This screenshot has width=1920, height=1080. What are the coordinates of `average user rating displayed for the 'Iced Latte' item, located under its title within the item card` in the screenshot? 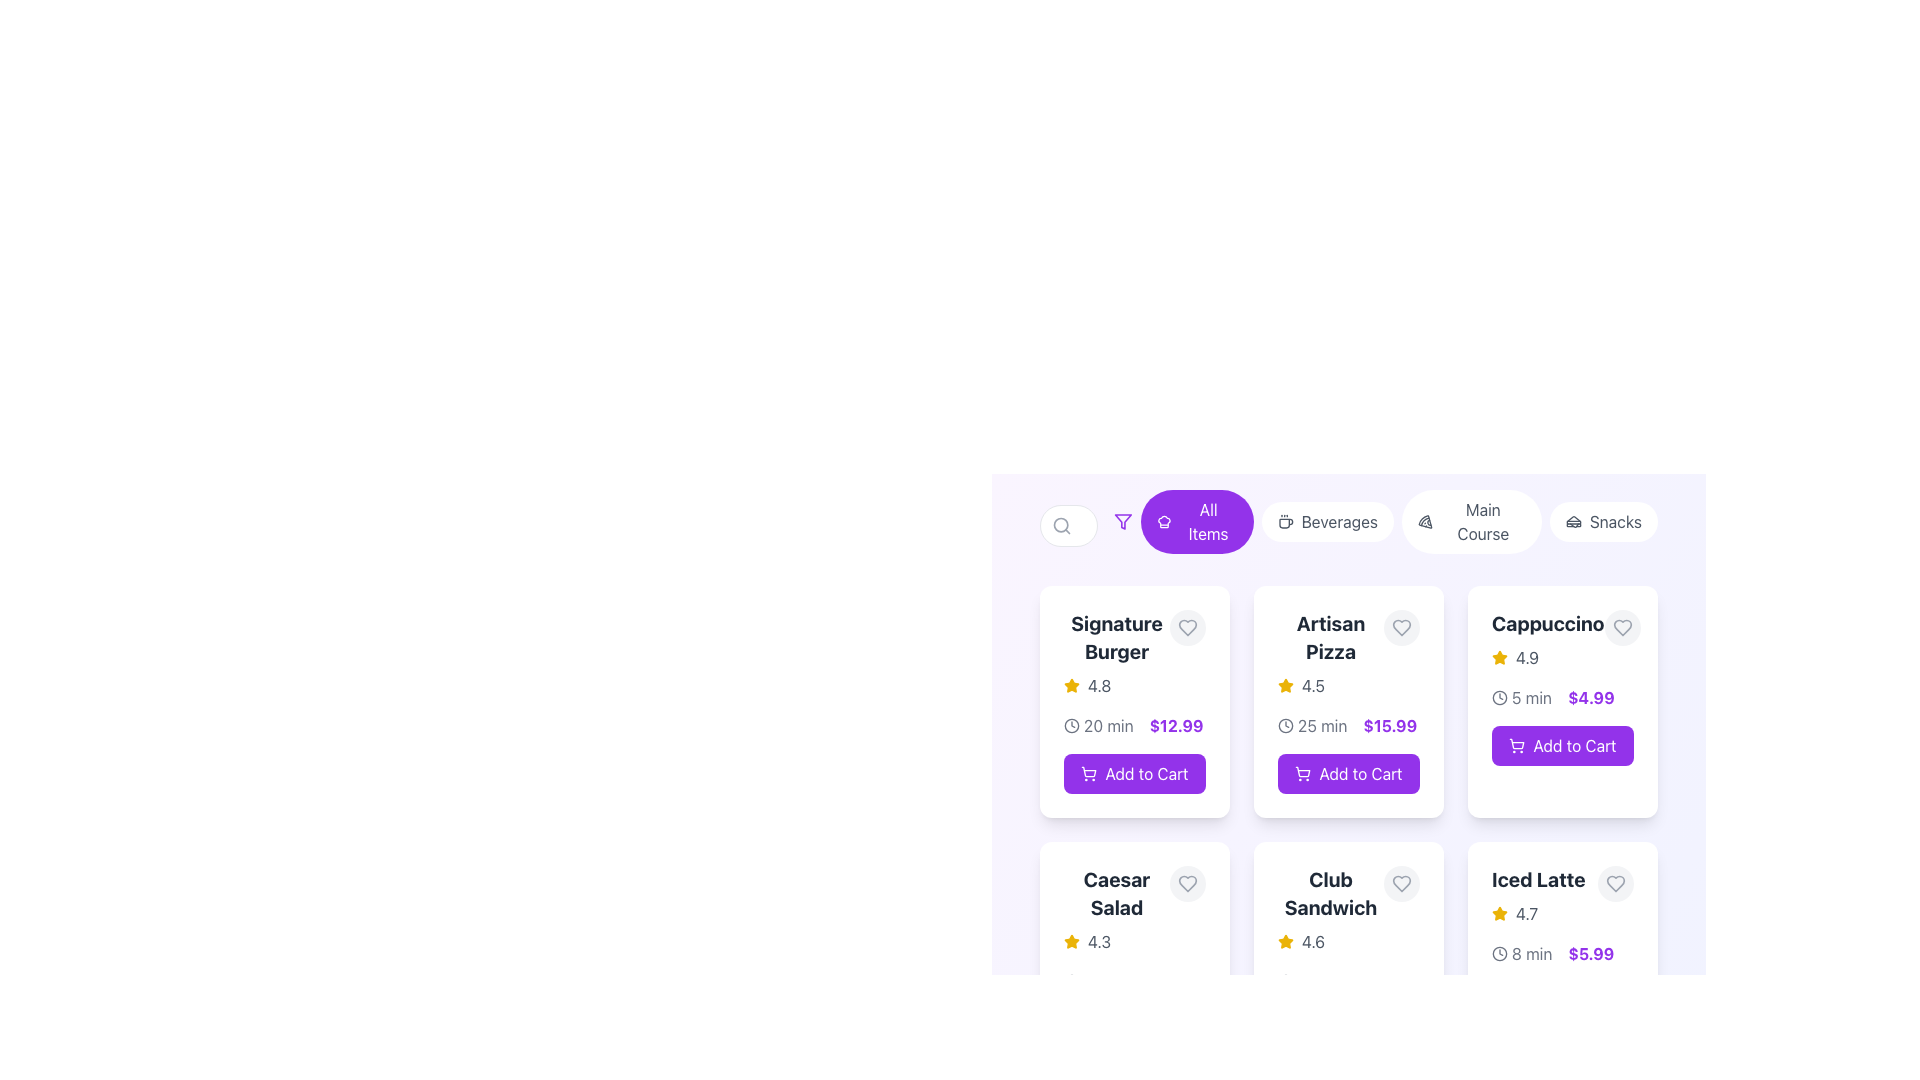 It's located at (1537, 914).